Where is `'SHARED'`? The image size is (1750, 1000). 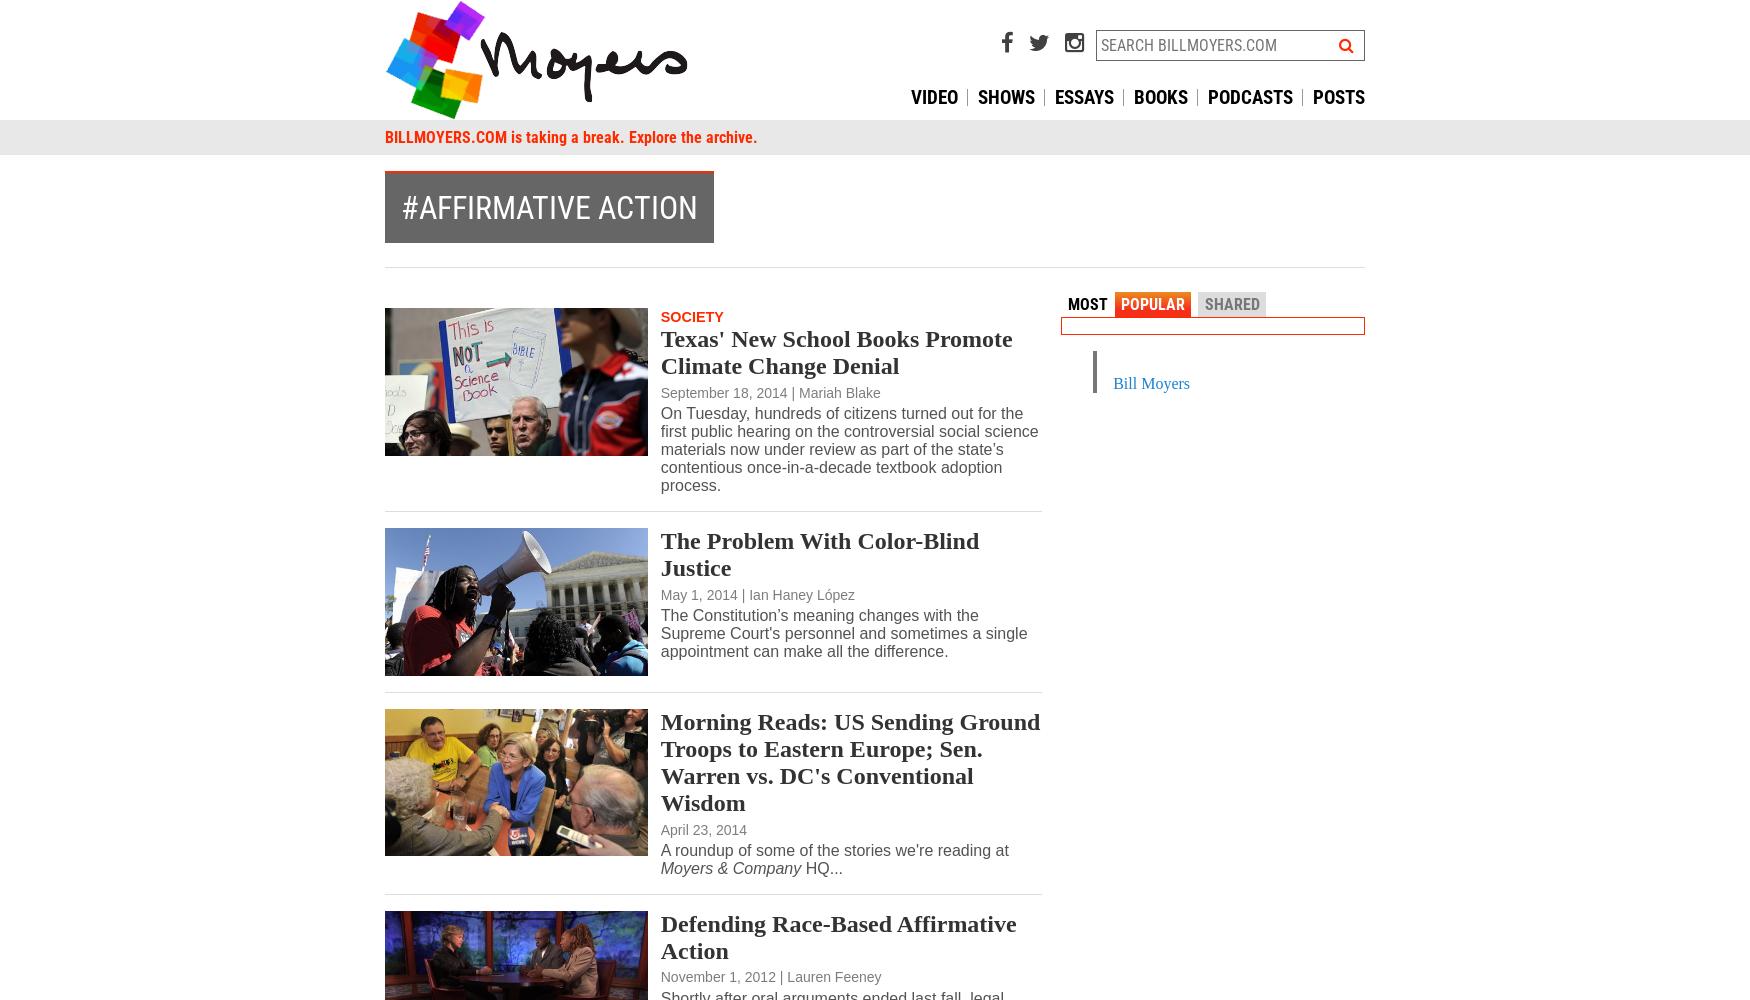
'SHARED' is located at coordinates (1204, 304).